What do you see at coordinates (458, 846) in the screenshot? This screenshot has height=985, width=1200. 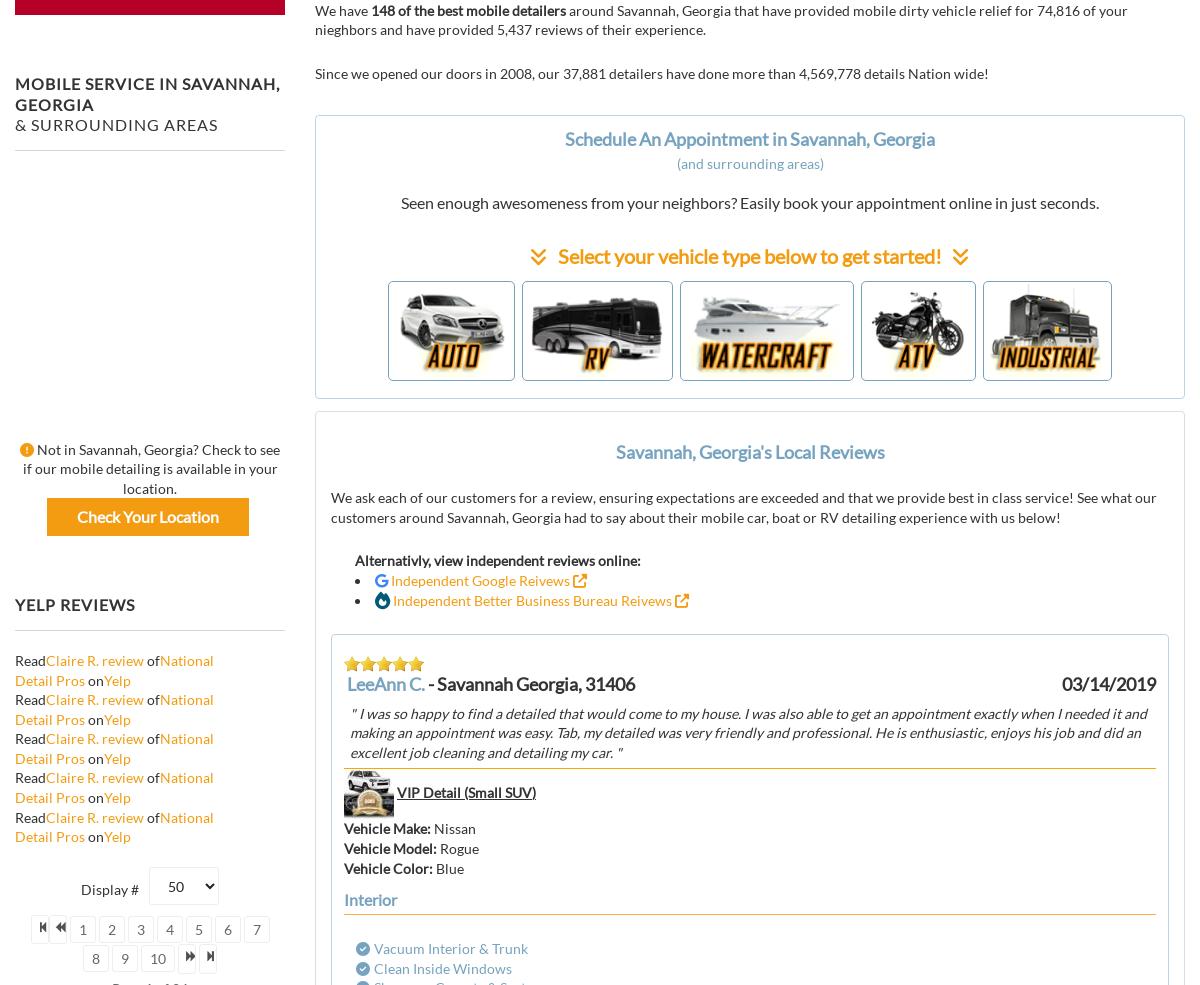 I see `'Rogue'` at bounding box center [458, 846].